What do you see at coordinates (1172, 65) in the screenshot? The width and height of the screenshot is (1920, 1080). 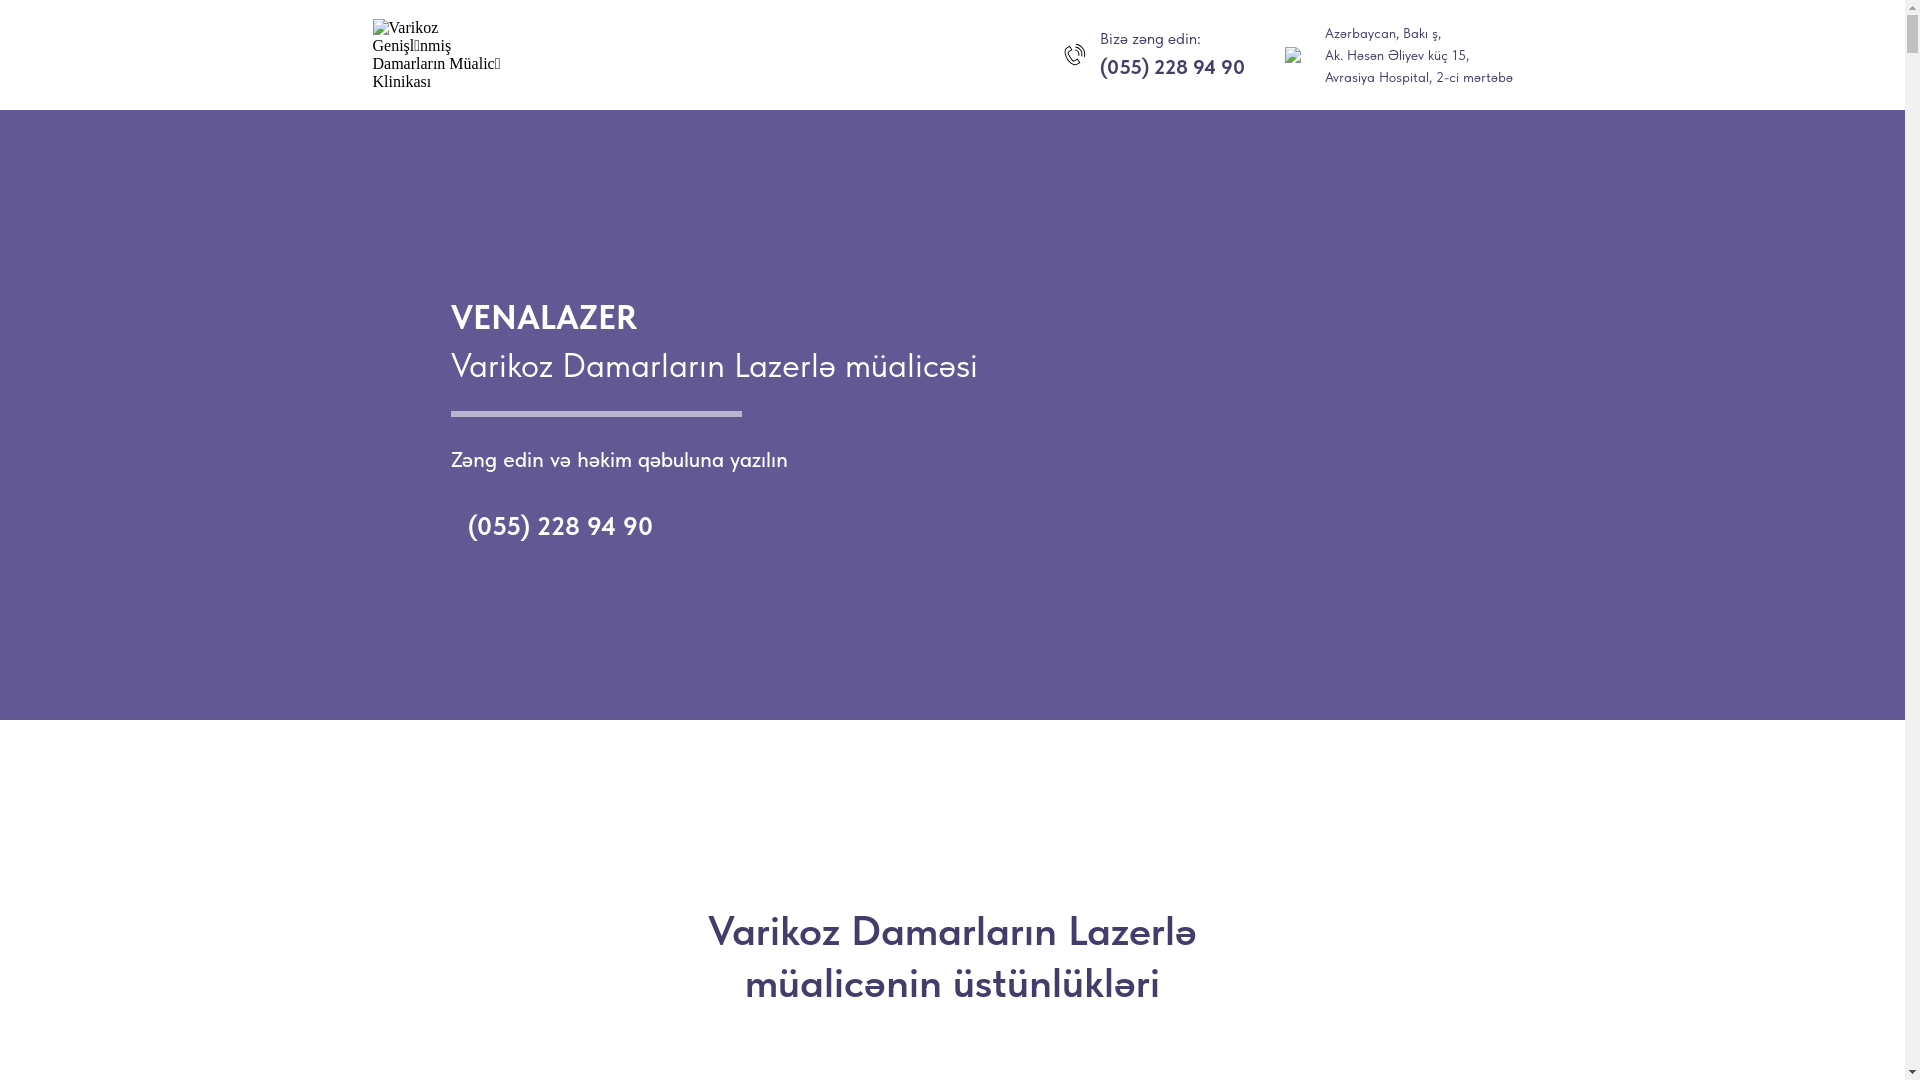 I see `'(055) 228 94 90'` at bounding box center [1172, 65].